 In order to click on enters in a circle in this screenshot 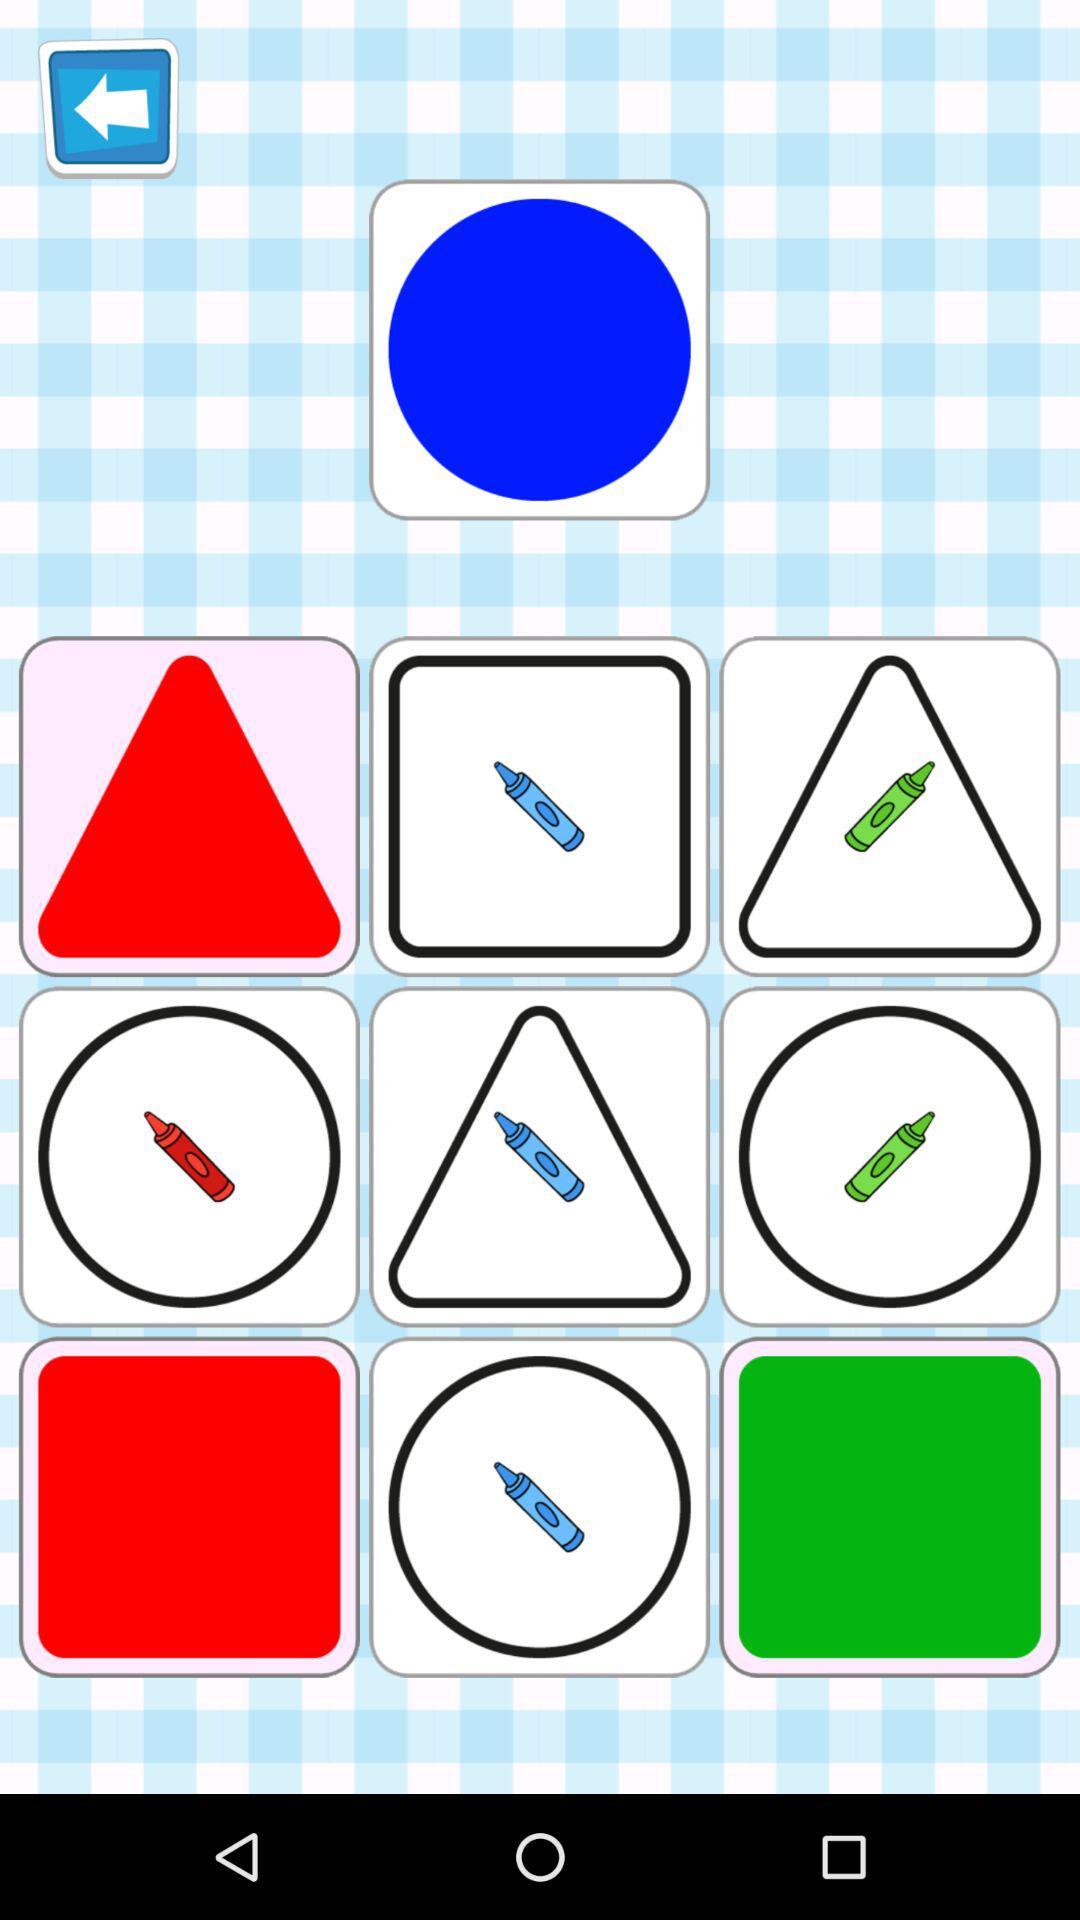, I will do `click(538, 349)`.